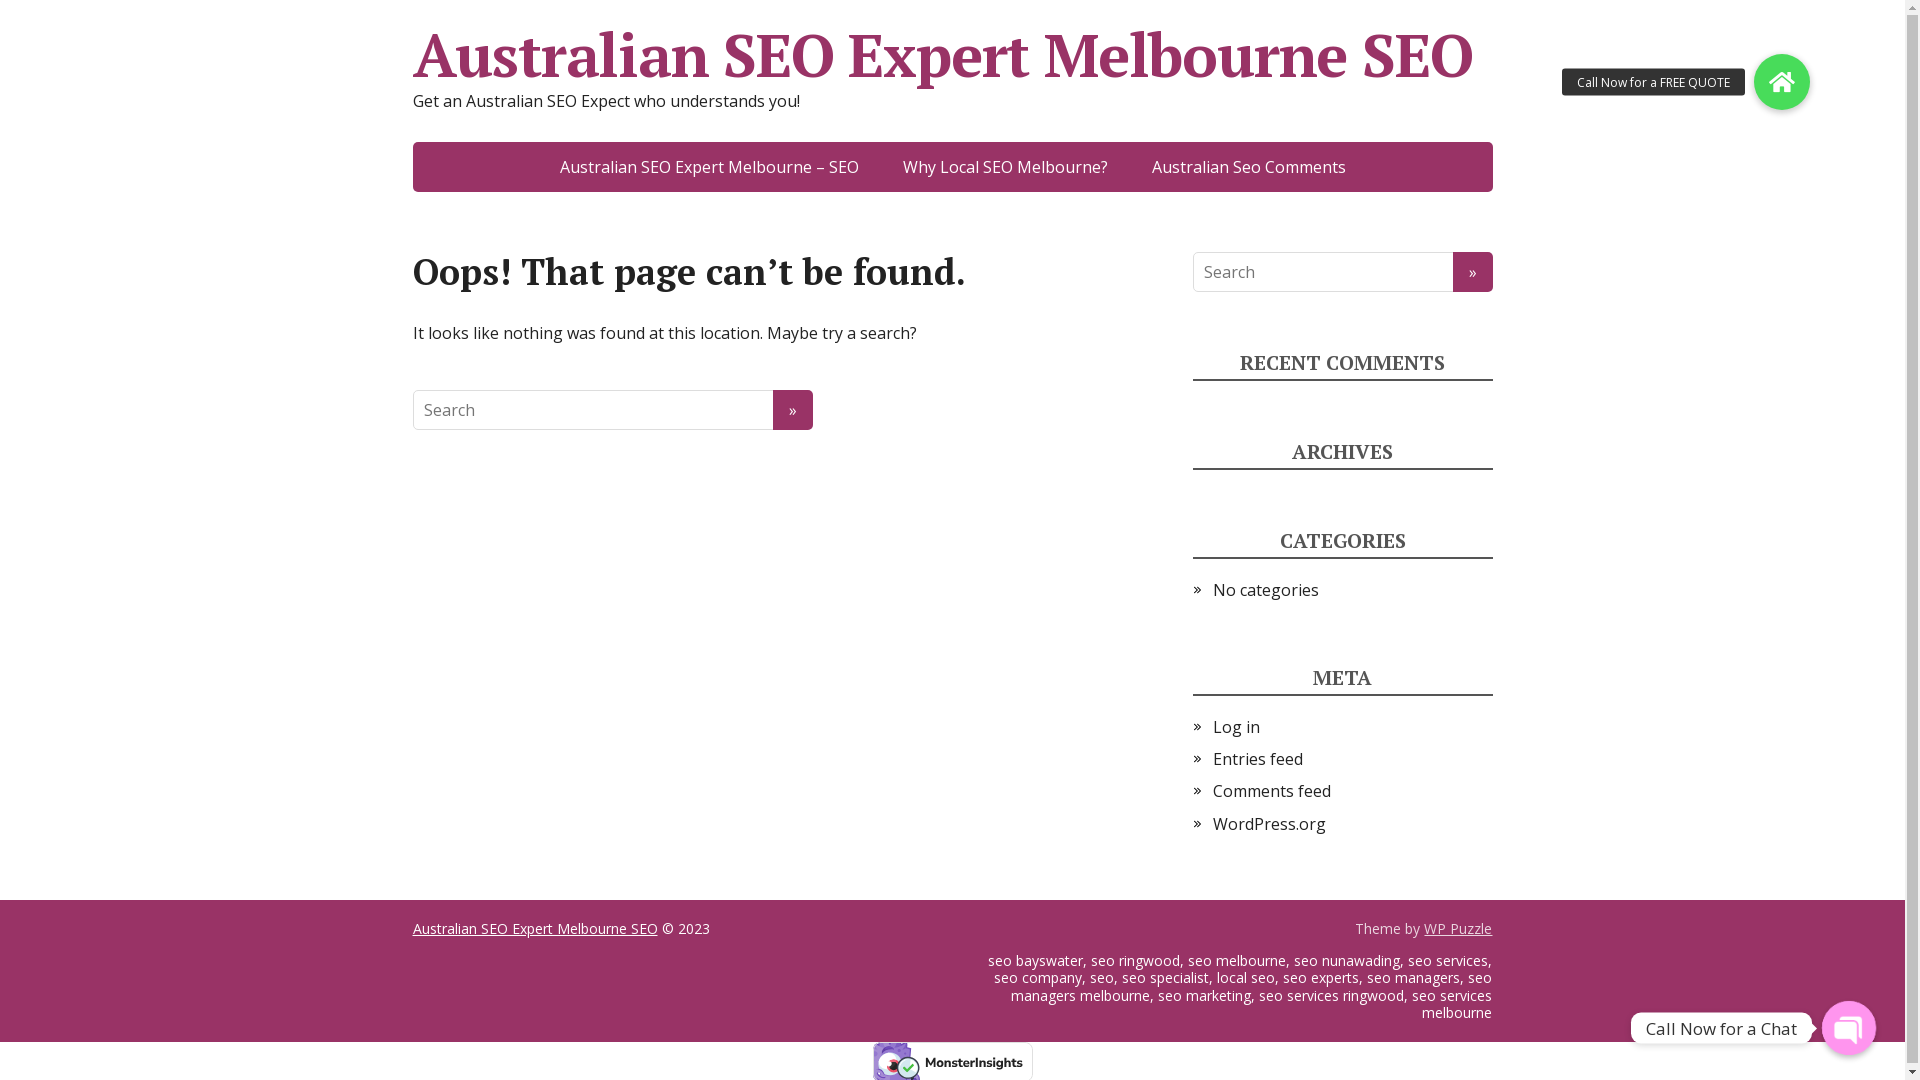 The height and width of the screenshot is (1080, 1920). What do you see at coordinates (1234, 726) in the screenshot?
I see `'Log in'` at bounding box center [1234, 726].